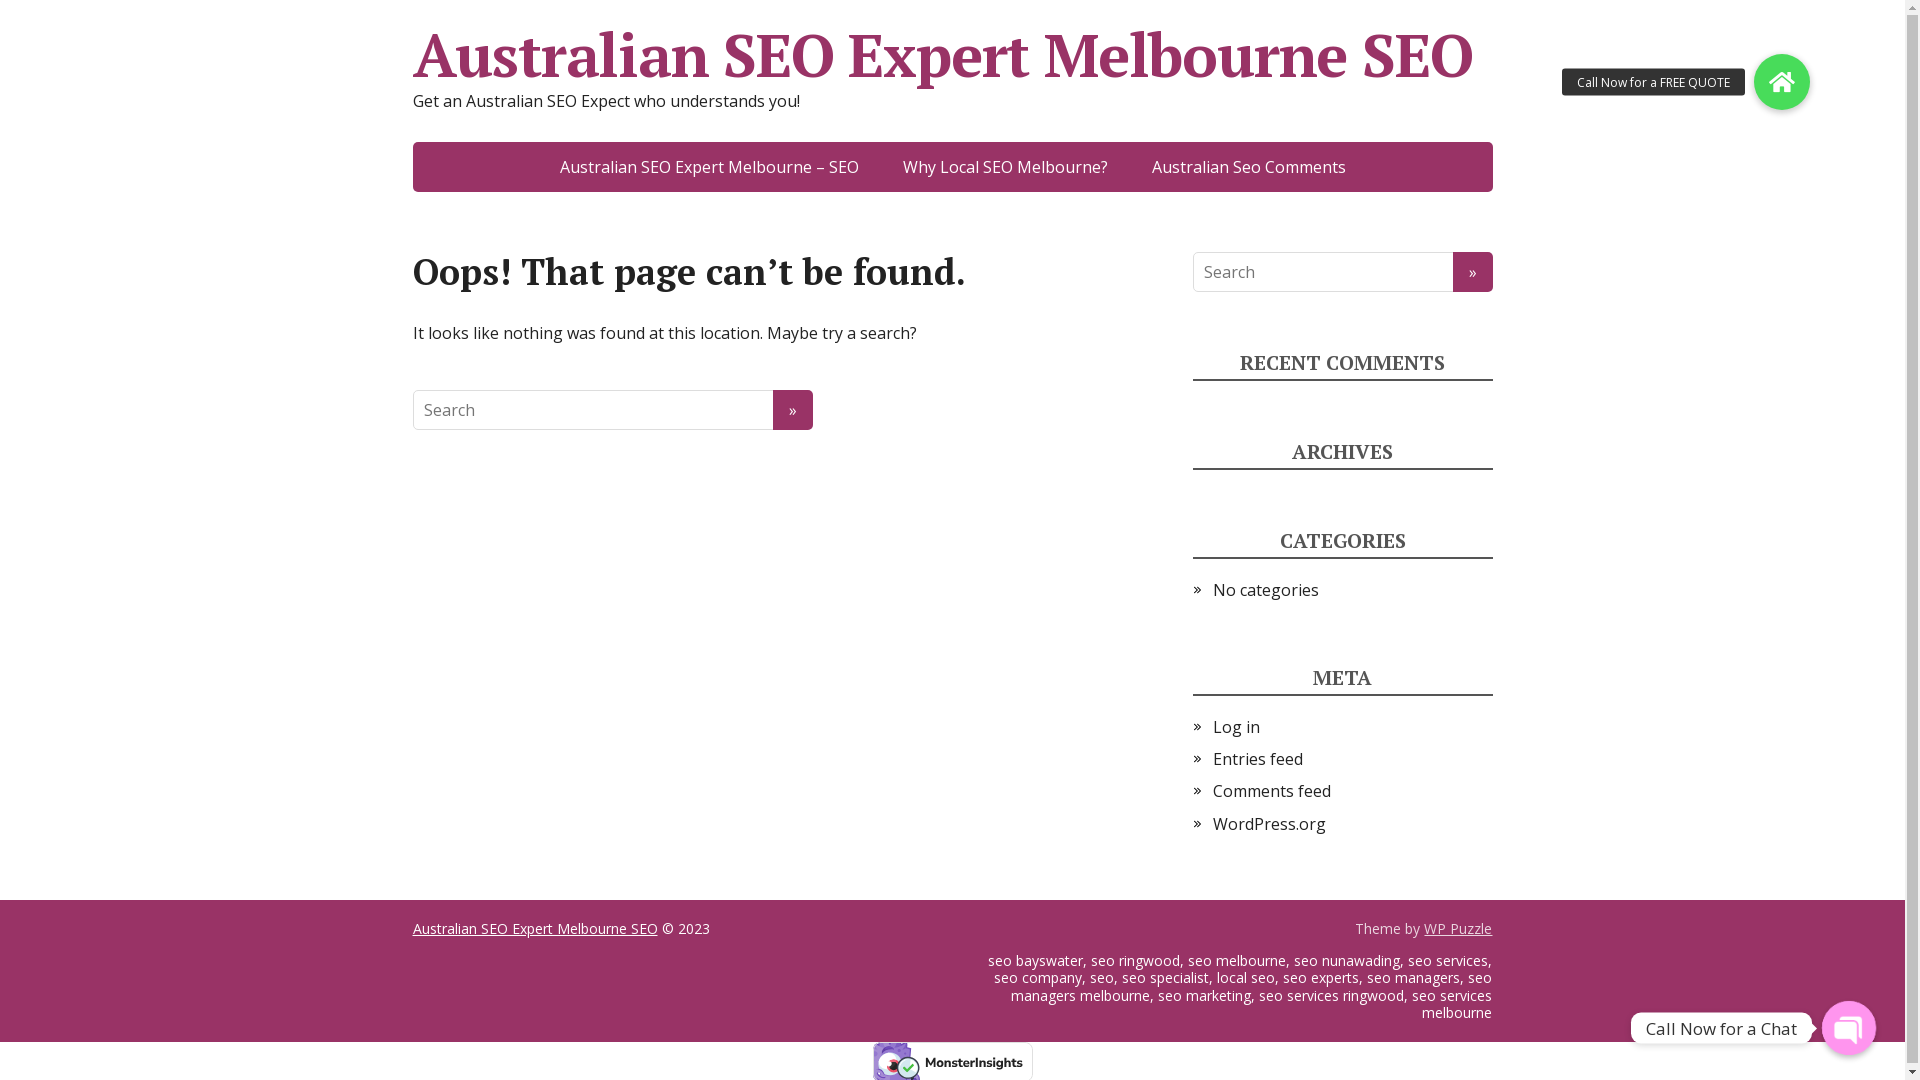 The height and width of the screenshot is (1080, 1920). What do you see at coordinates (1234, 726) in the screenshot?
I see `'Log in'` at bounding box center [1234, 726].